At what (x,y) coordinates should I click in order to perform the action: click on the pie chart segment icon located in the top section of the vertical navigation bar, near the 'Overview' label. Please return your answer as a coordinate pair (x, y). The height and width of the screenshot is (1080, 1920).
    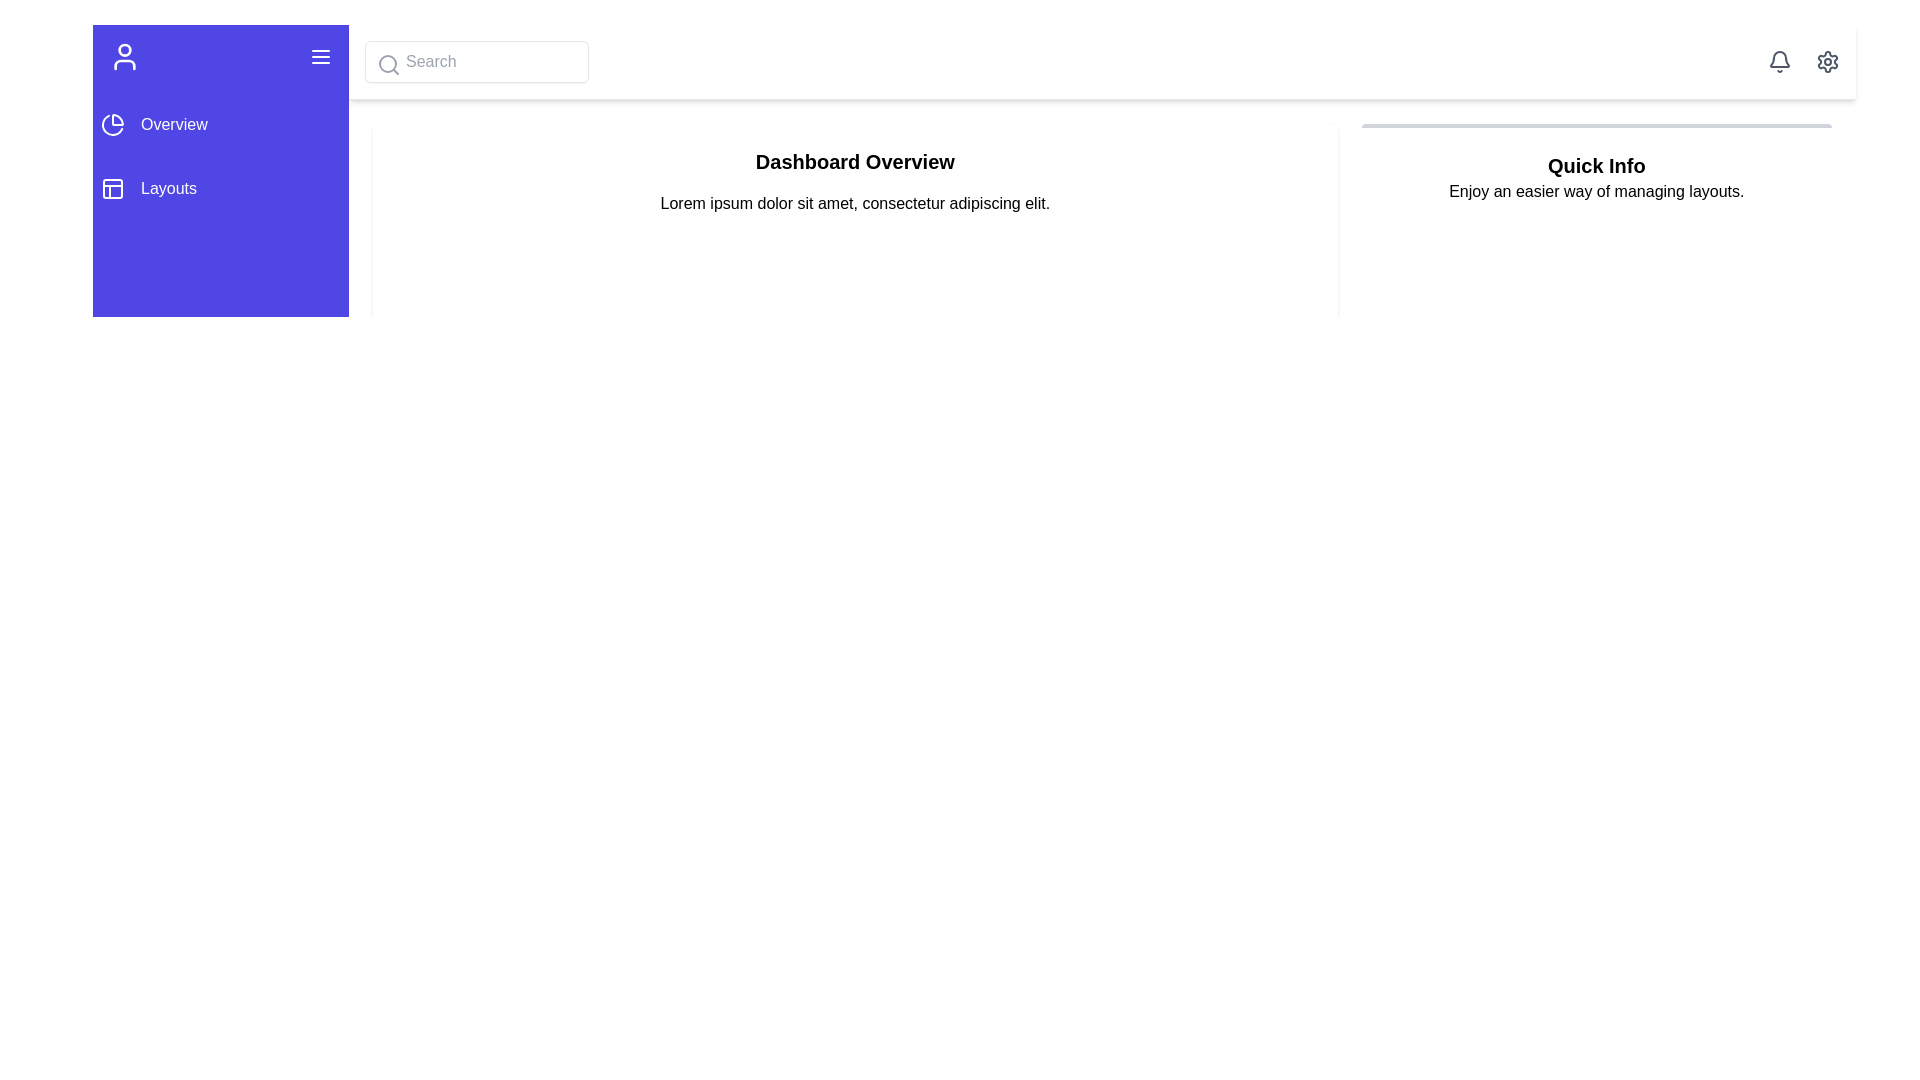
    Looking at the image, I should click on (111, 125).